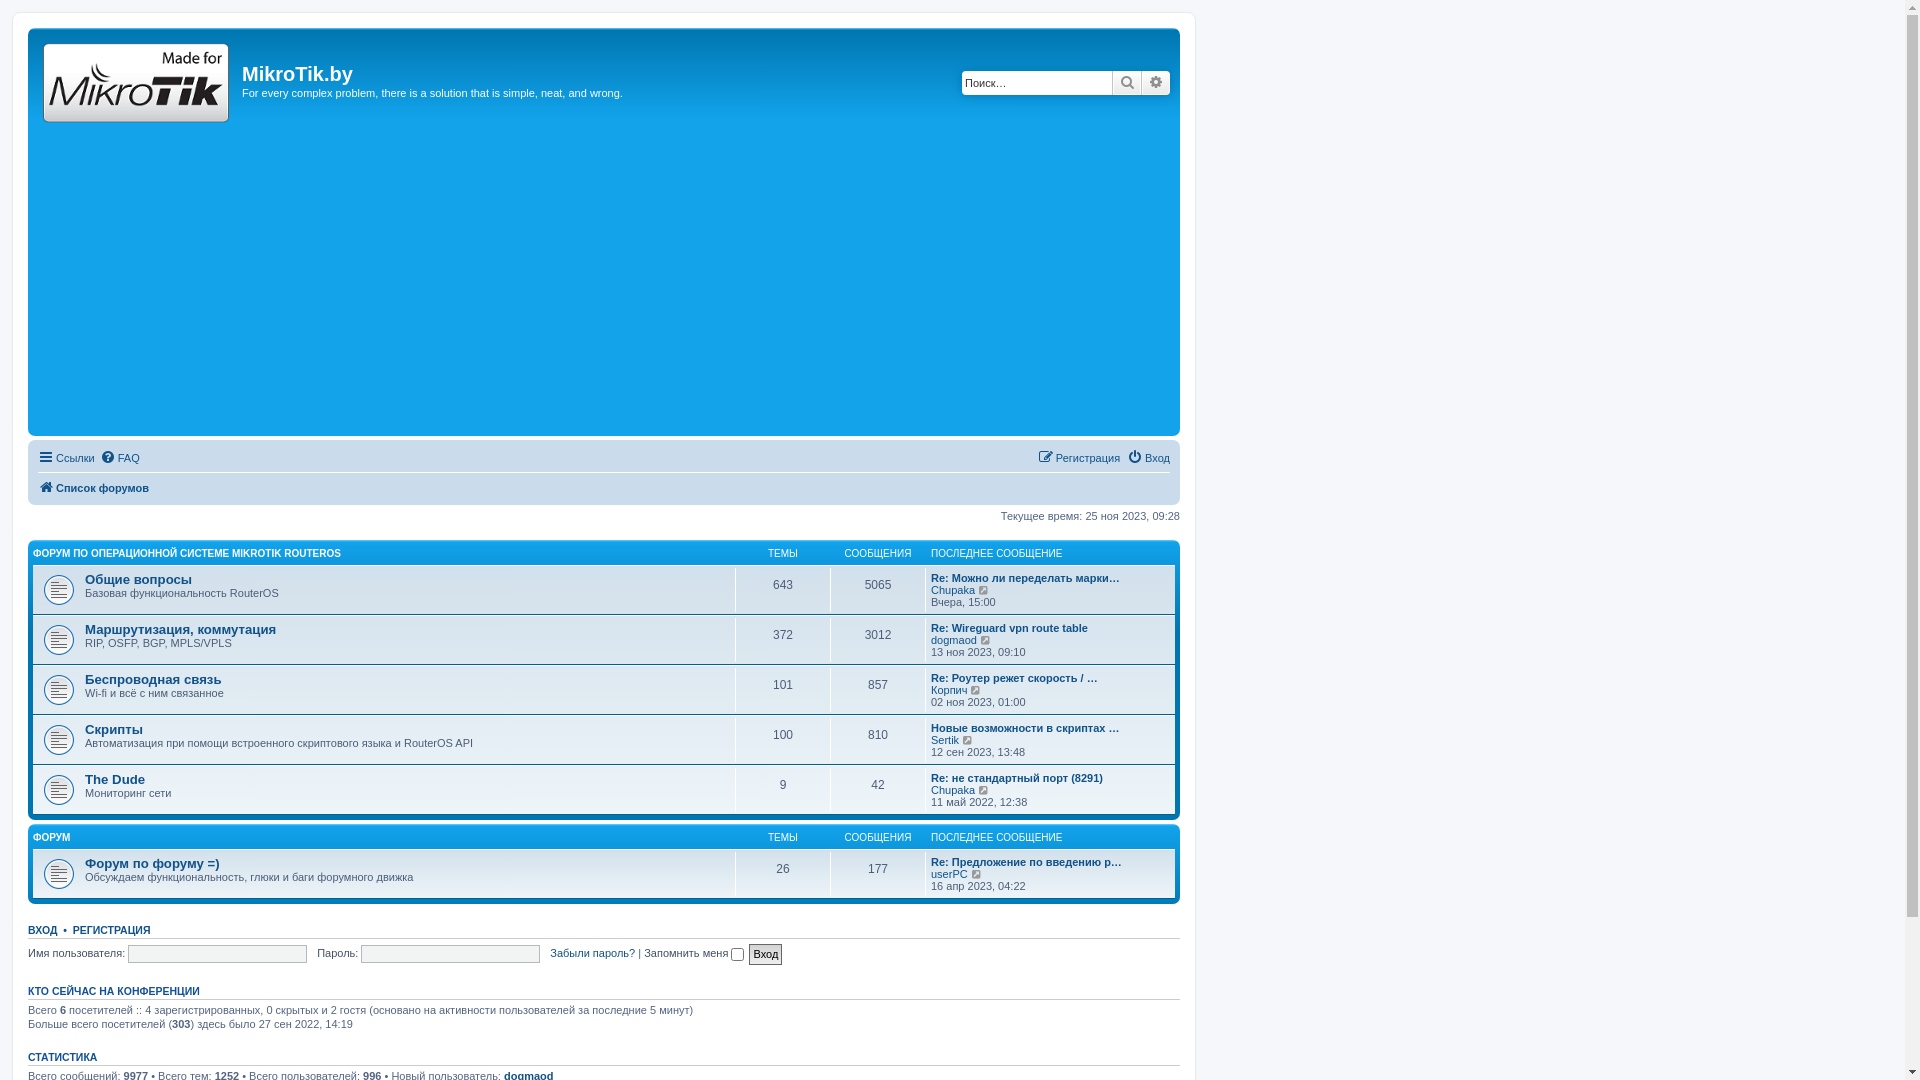  Describe the element at coordinates (948, 873) in the screenshot. I see `'userPC'` at that location.